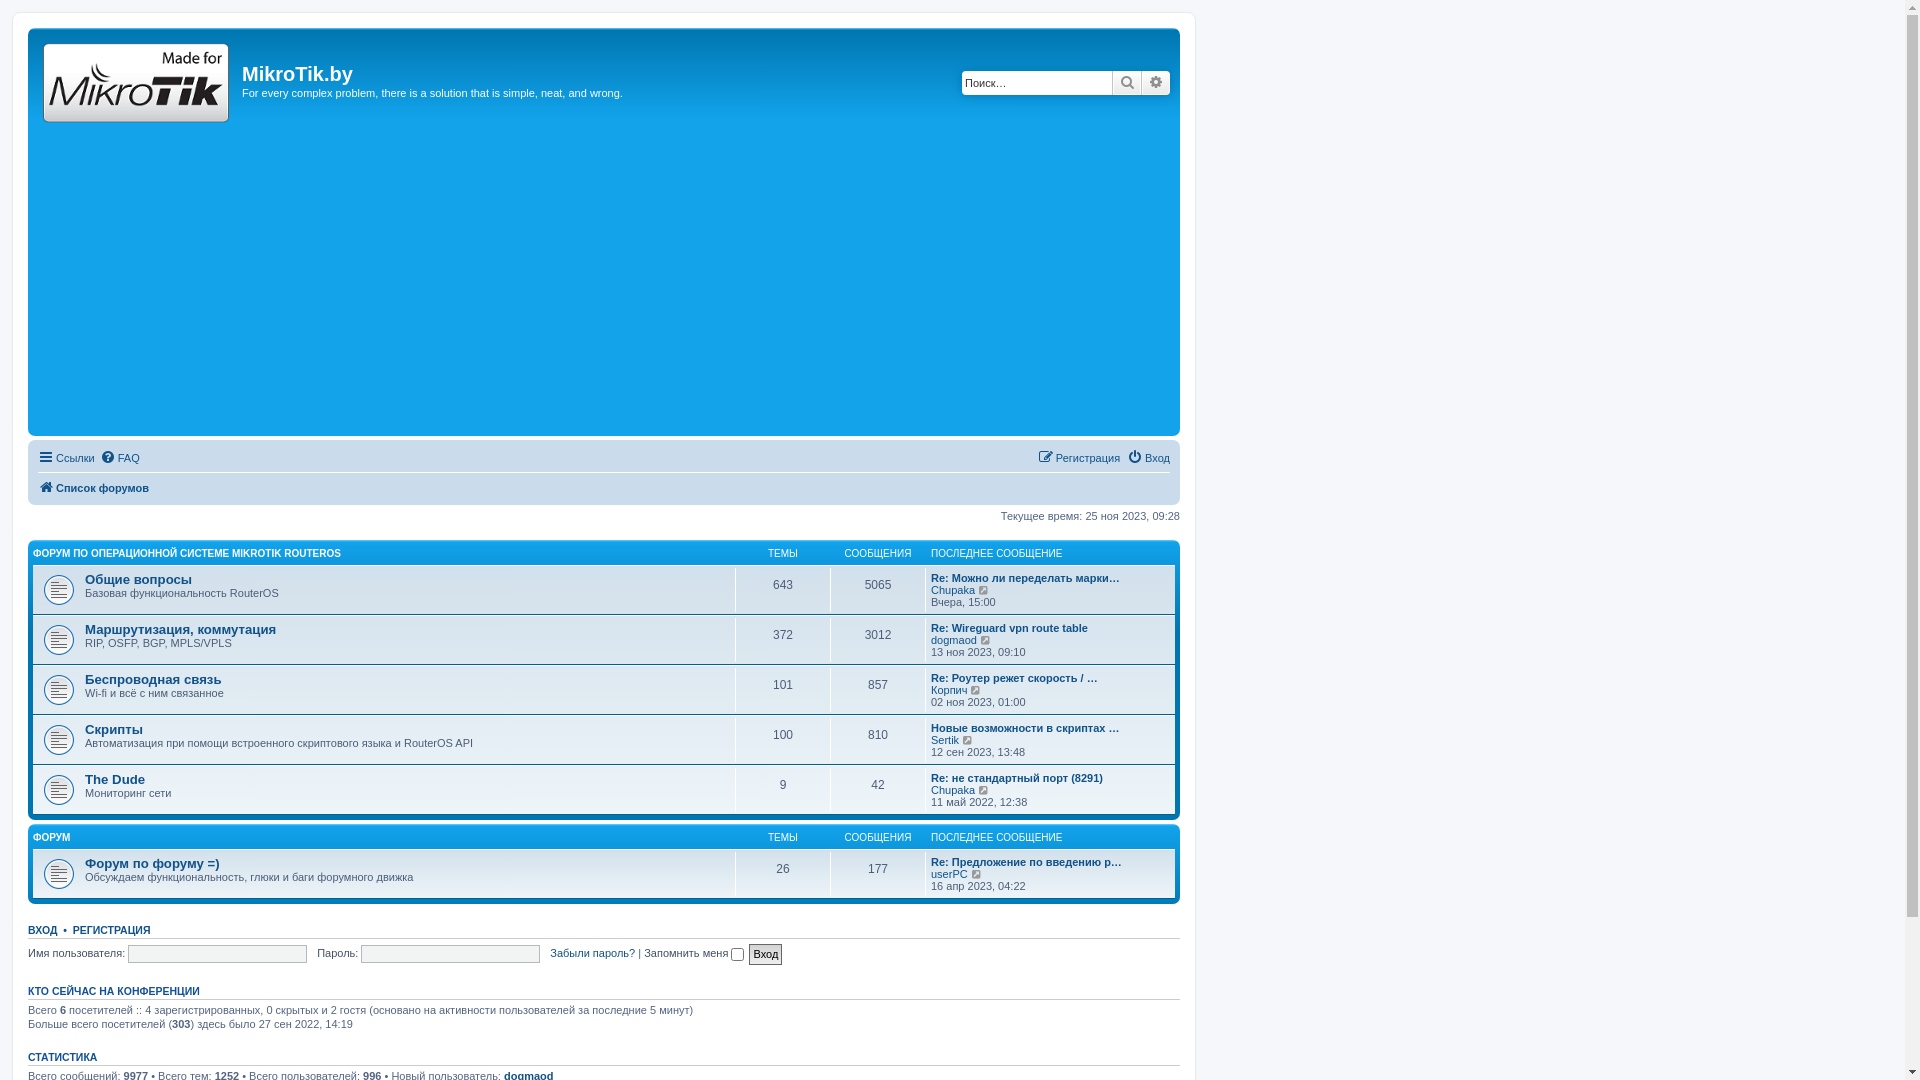  Describe the element at coordinates (948, 873) in the screenshot. I see `'userPC'` at that location.